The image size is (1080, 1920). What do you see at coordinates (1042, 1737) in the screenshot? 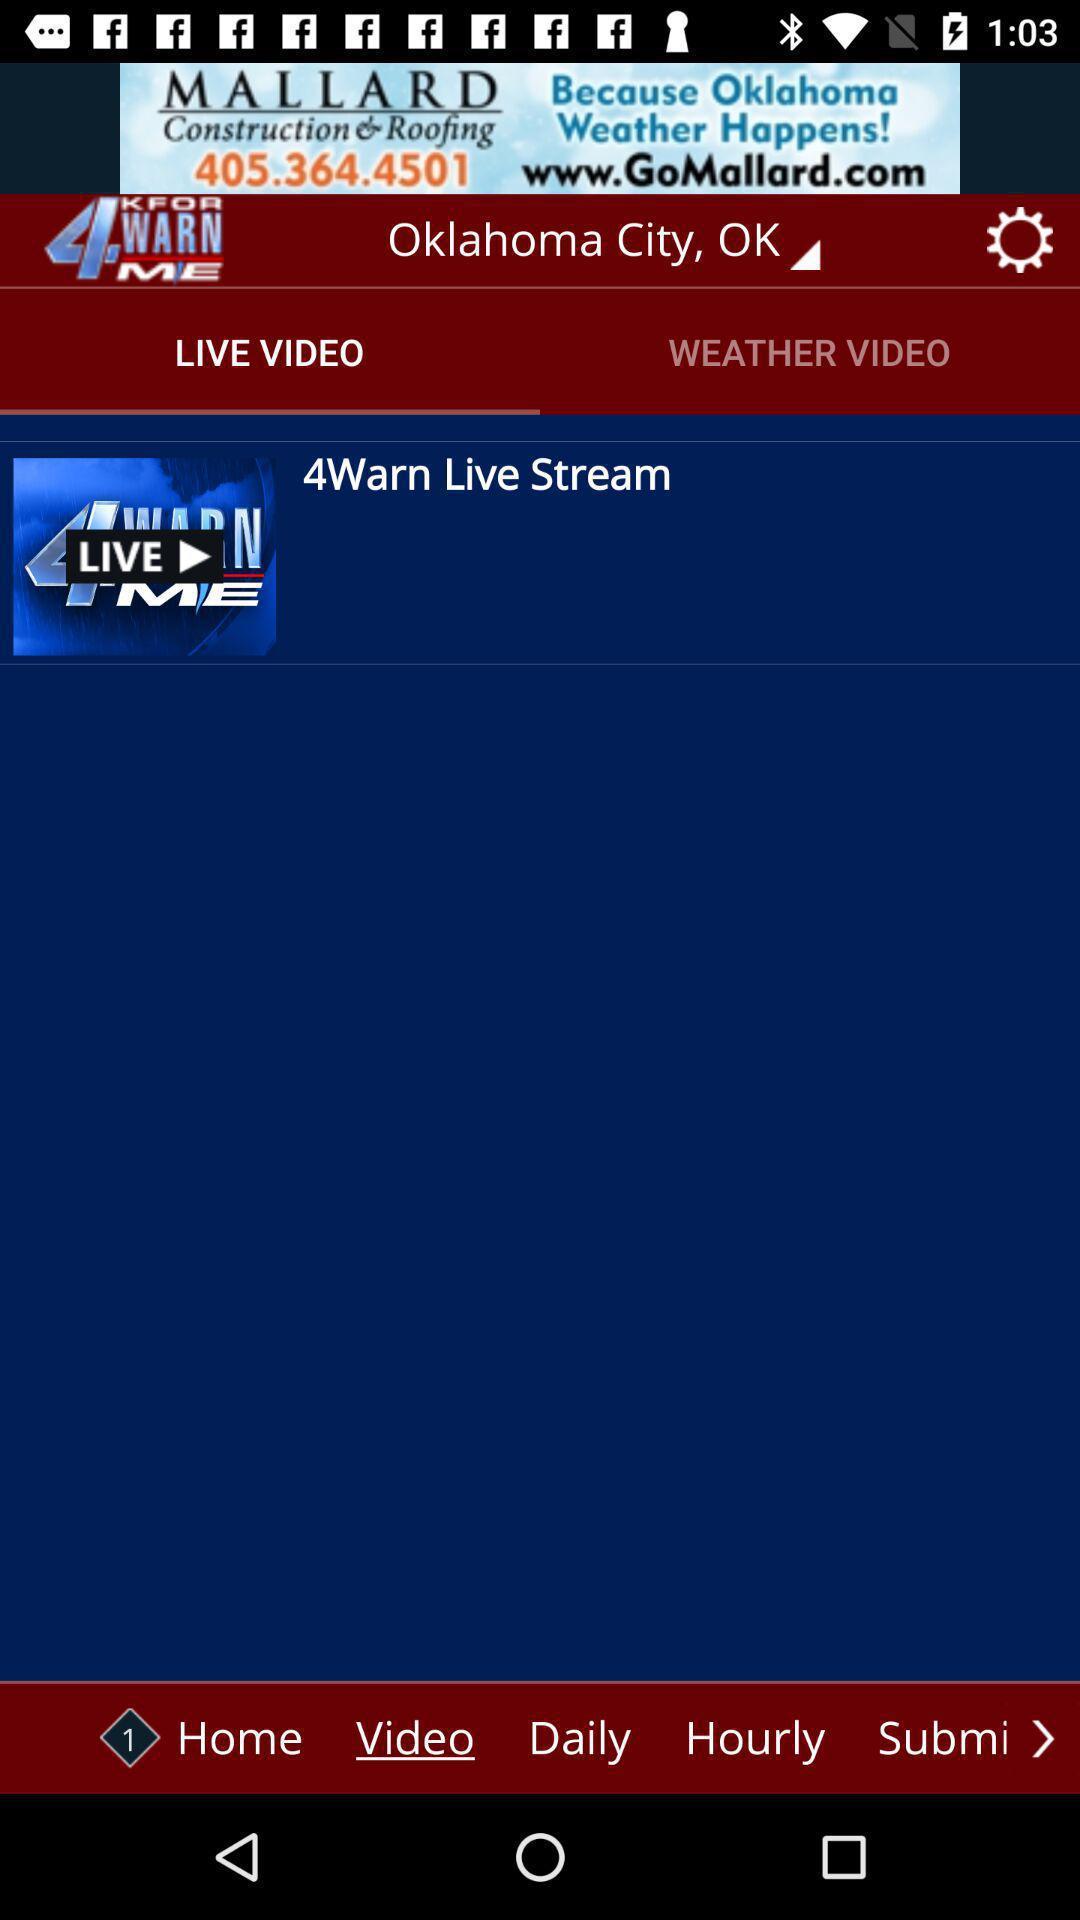
I see `the arrow_forward icon` at bounding box center [1042, 1737].